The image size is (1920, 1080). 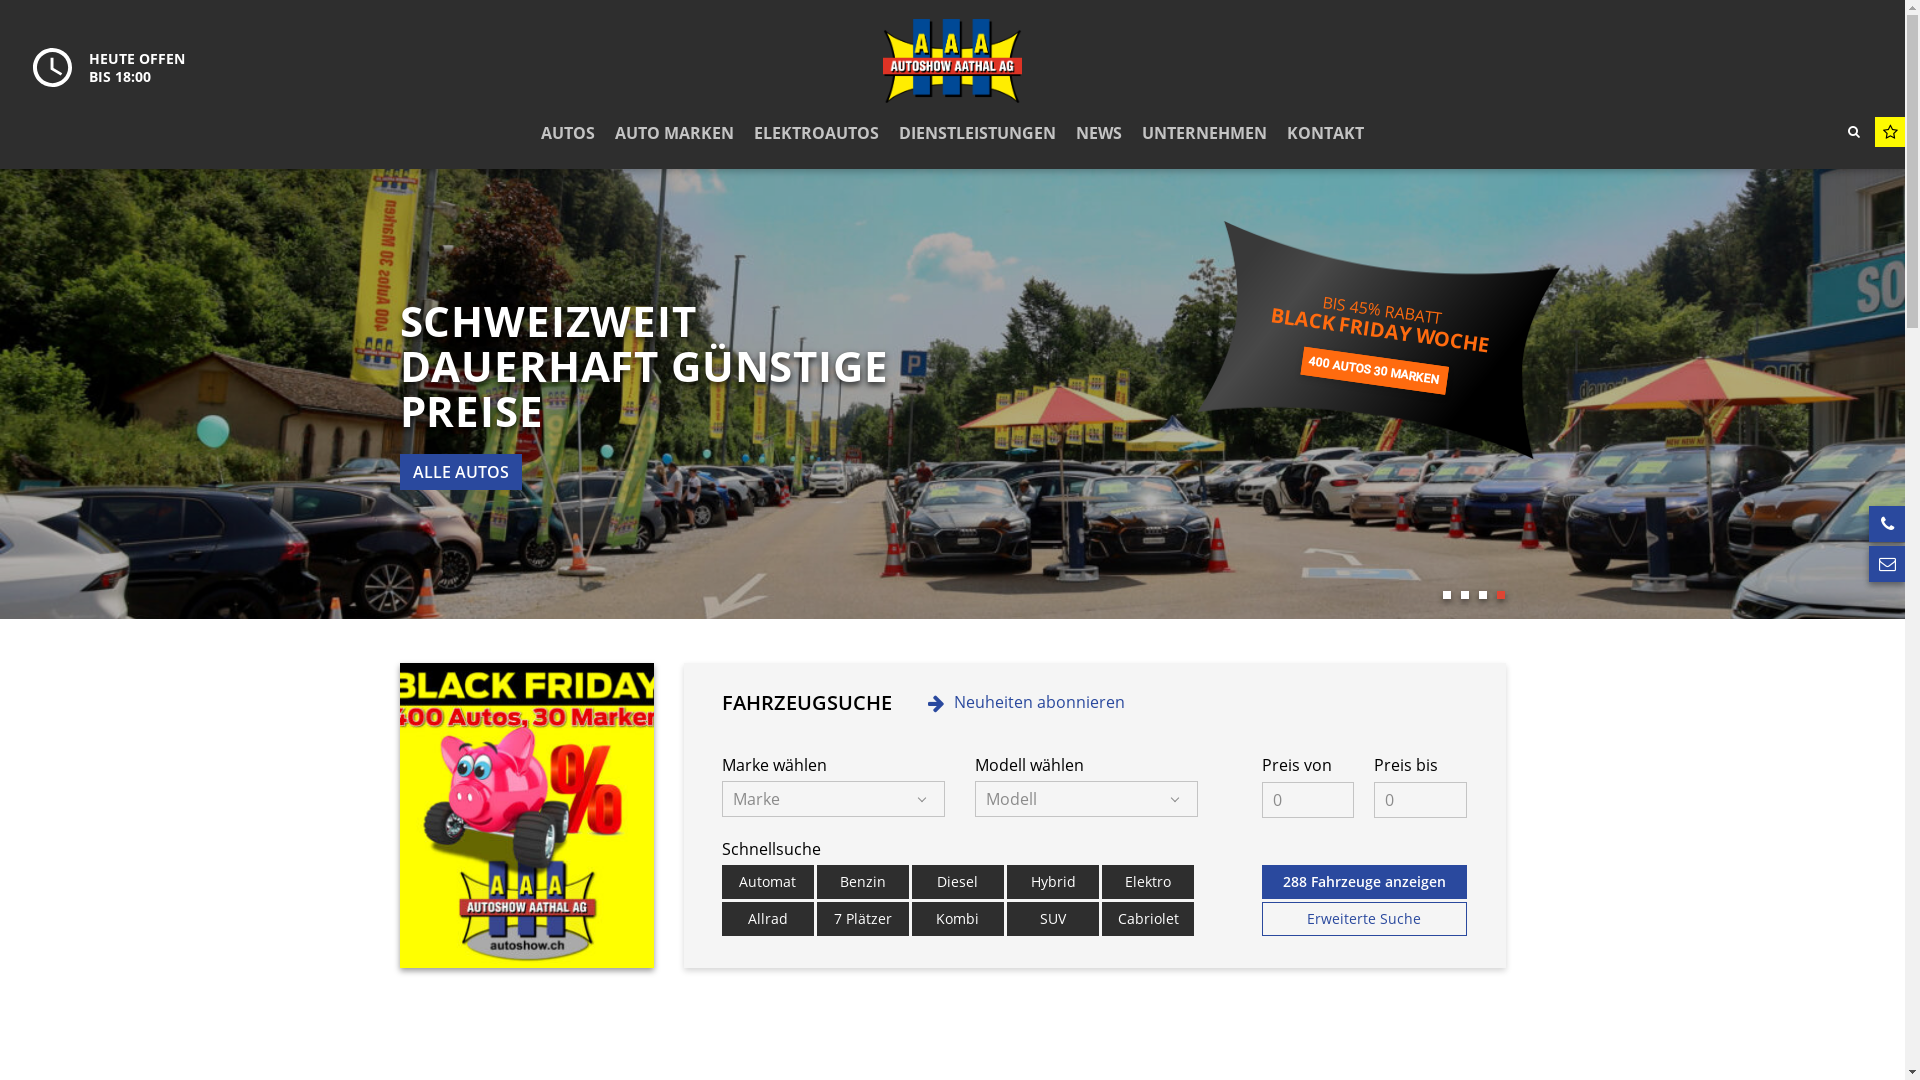 I want to click on 'HEUTE OFFEN, so click(x=108, y=67).